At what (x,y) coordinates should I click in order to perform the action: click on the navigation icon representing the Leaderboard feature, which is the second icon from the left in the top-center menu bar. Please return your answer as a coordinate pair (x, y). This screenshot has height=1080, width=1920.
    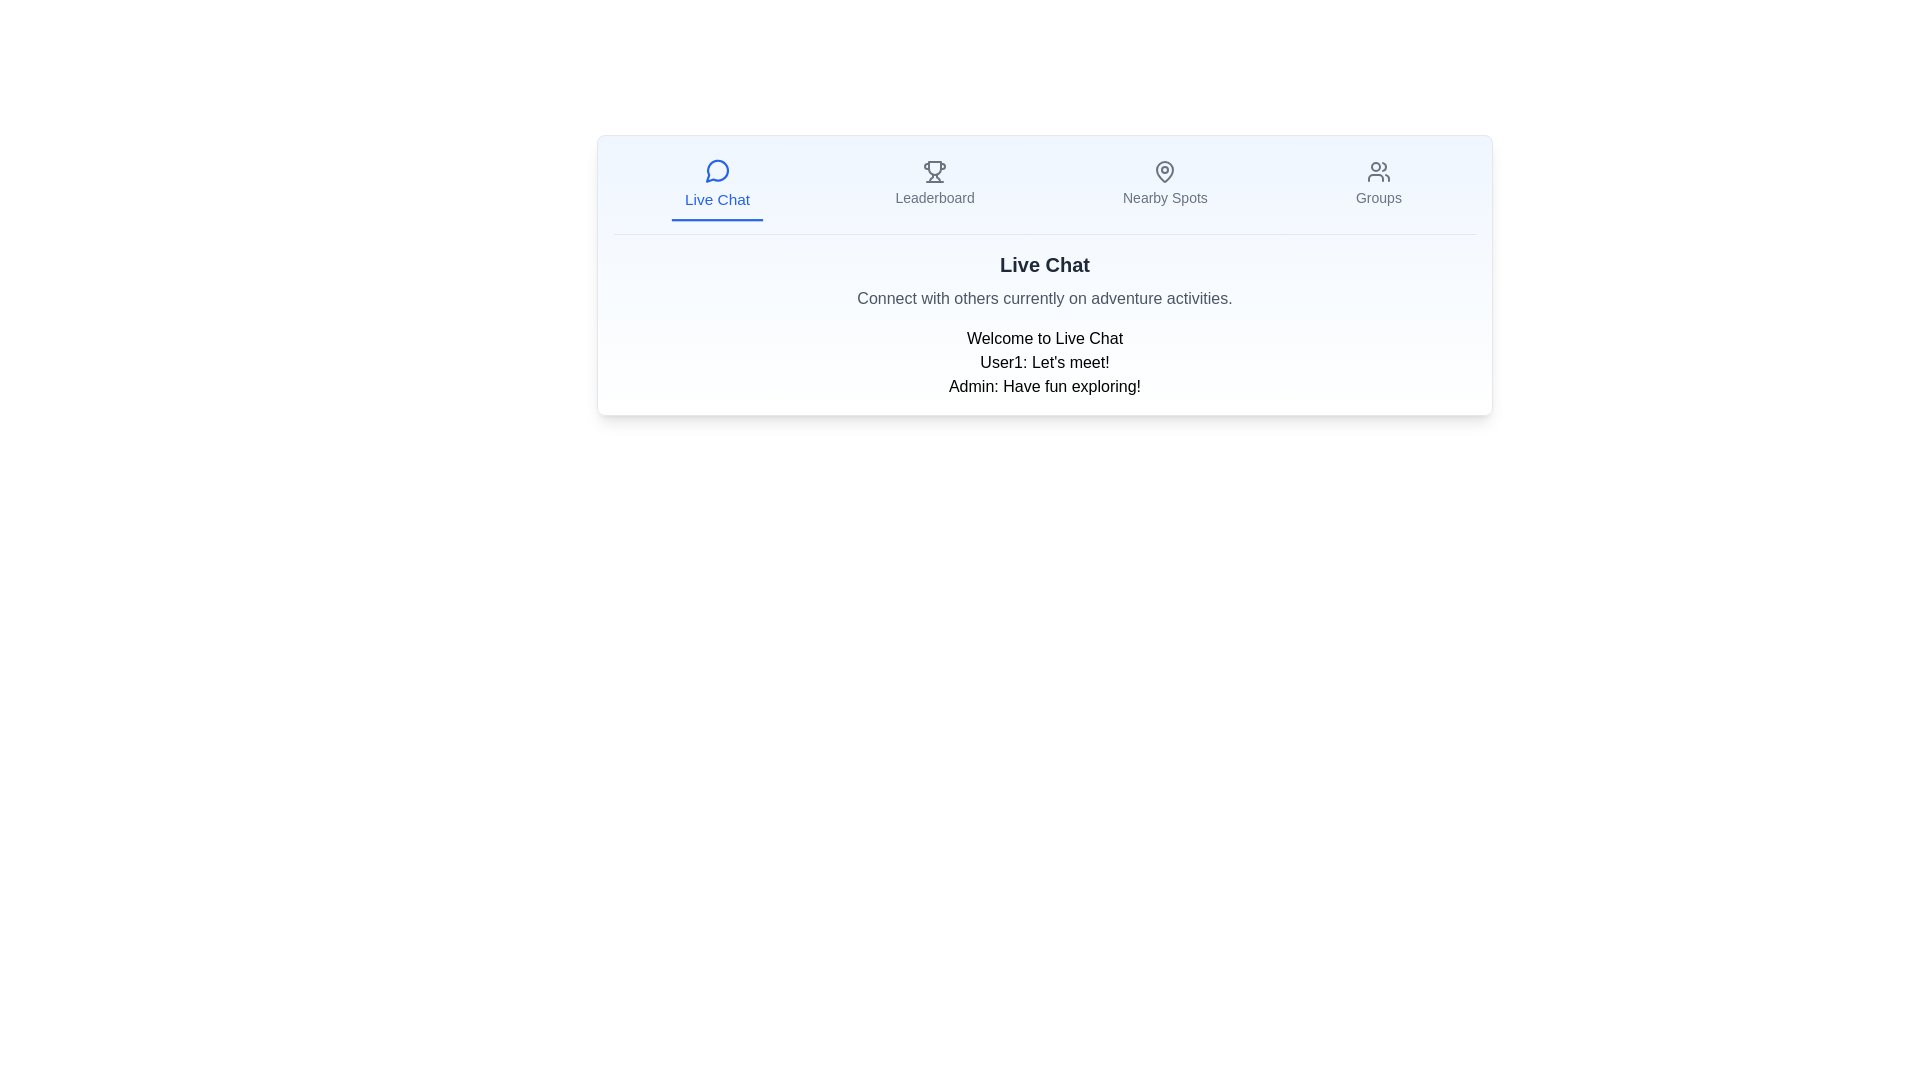
    Looking at the image, I should click on (934, 171).